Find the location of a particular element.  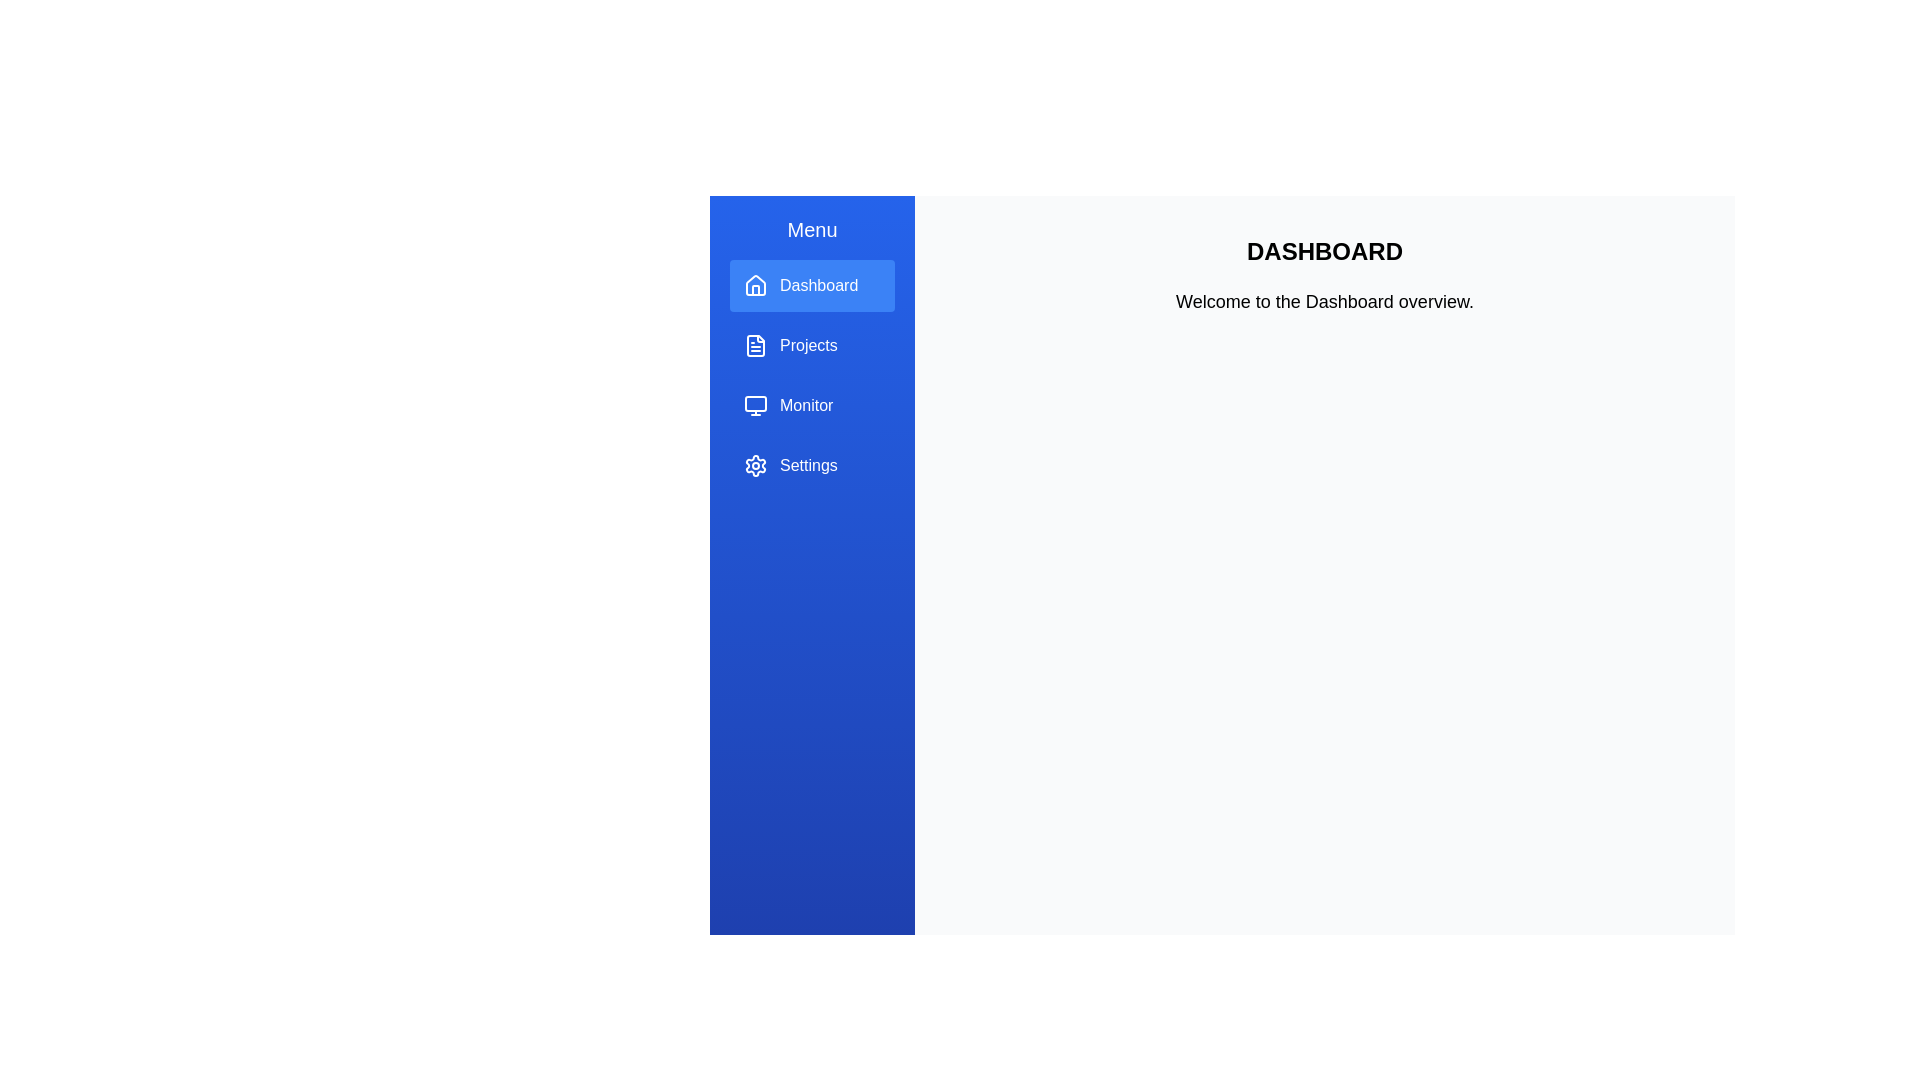

the computer monitor icon in the left sidebar navigation menu is located at coordinates (754, 405).